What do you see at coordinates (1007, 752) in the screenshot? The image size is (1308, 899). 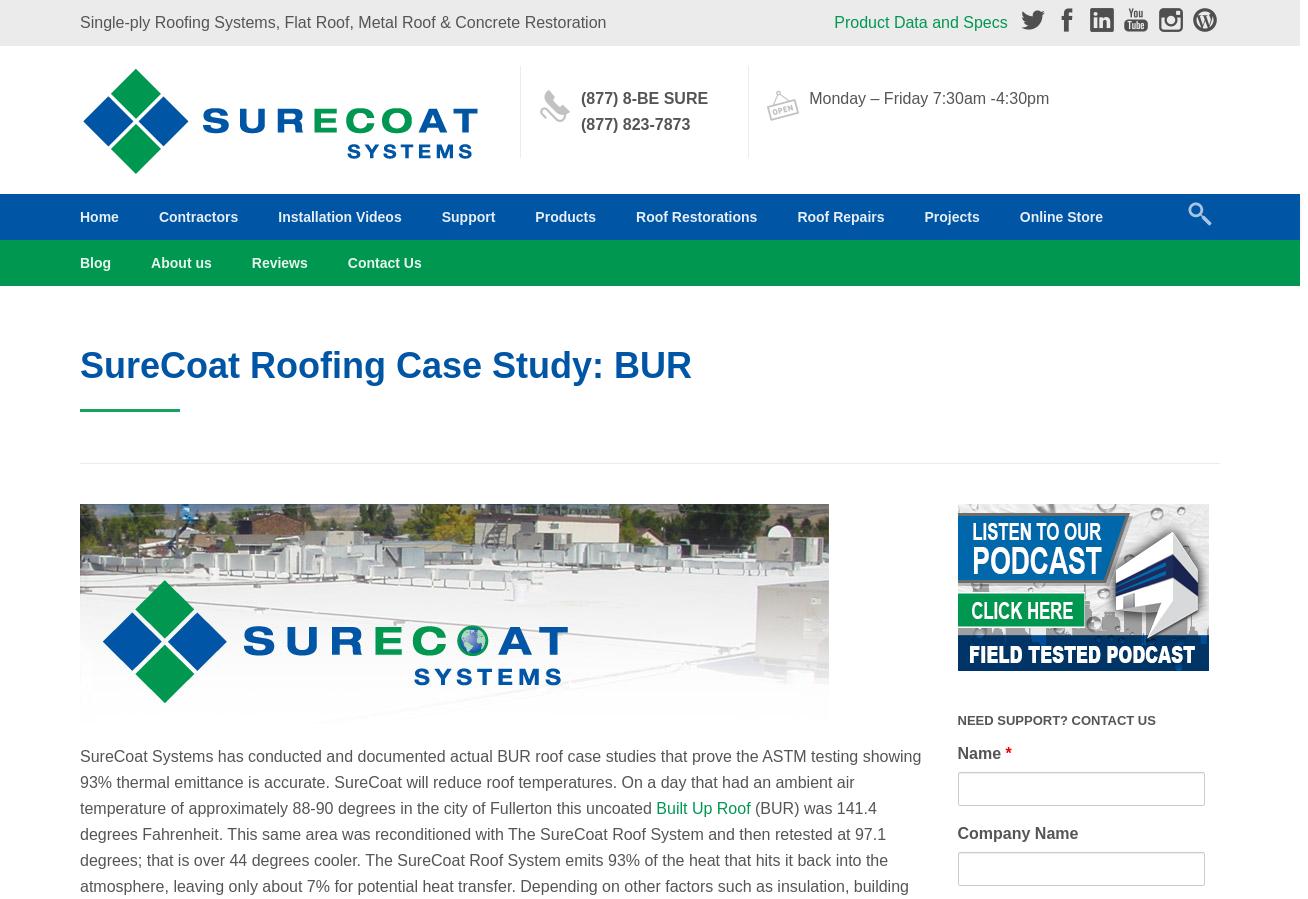 I see `'*'` at bounding box center [1007, 752].